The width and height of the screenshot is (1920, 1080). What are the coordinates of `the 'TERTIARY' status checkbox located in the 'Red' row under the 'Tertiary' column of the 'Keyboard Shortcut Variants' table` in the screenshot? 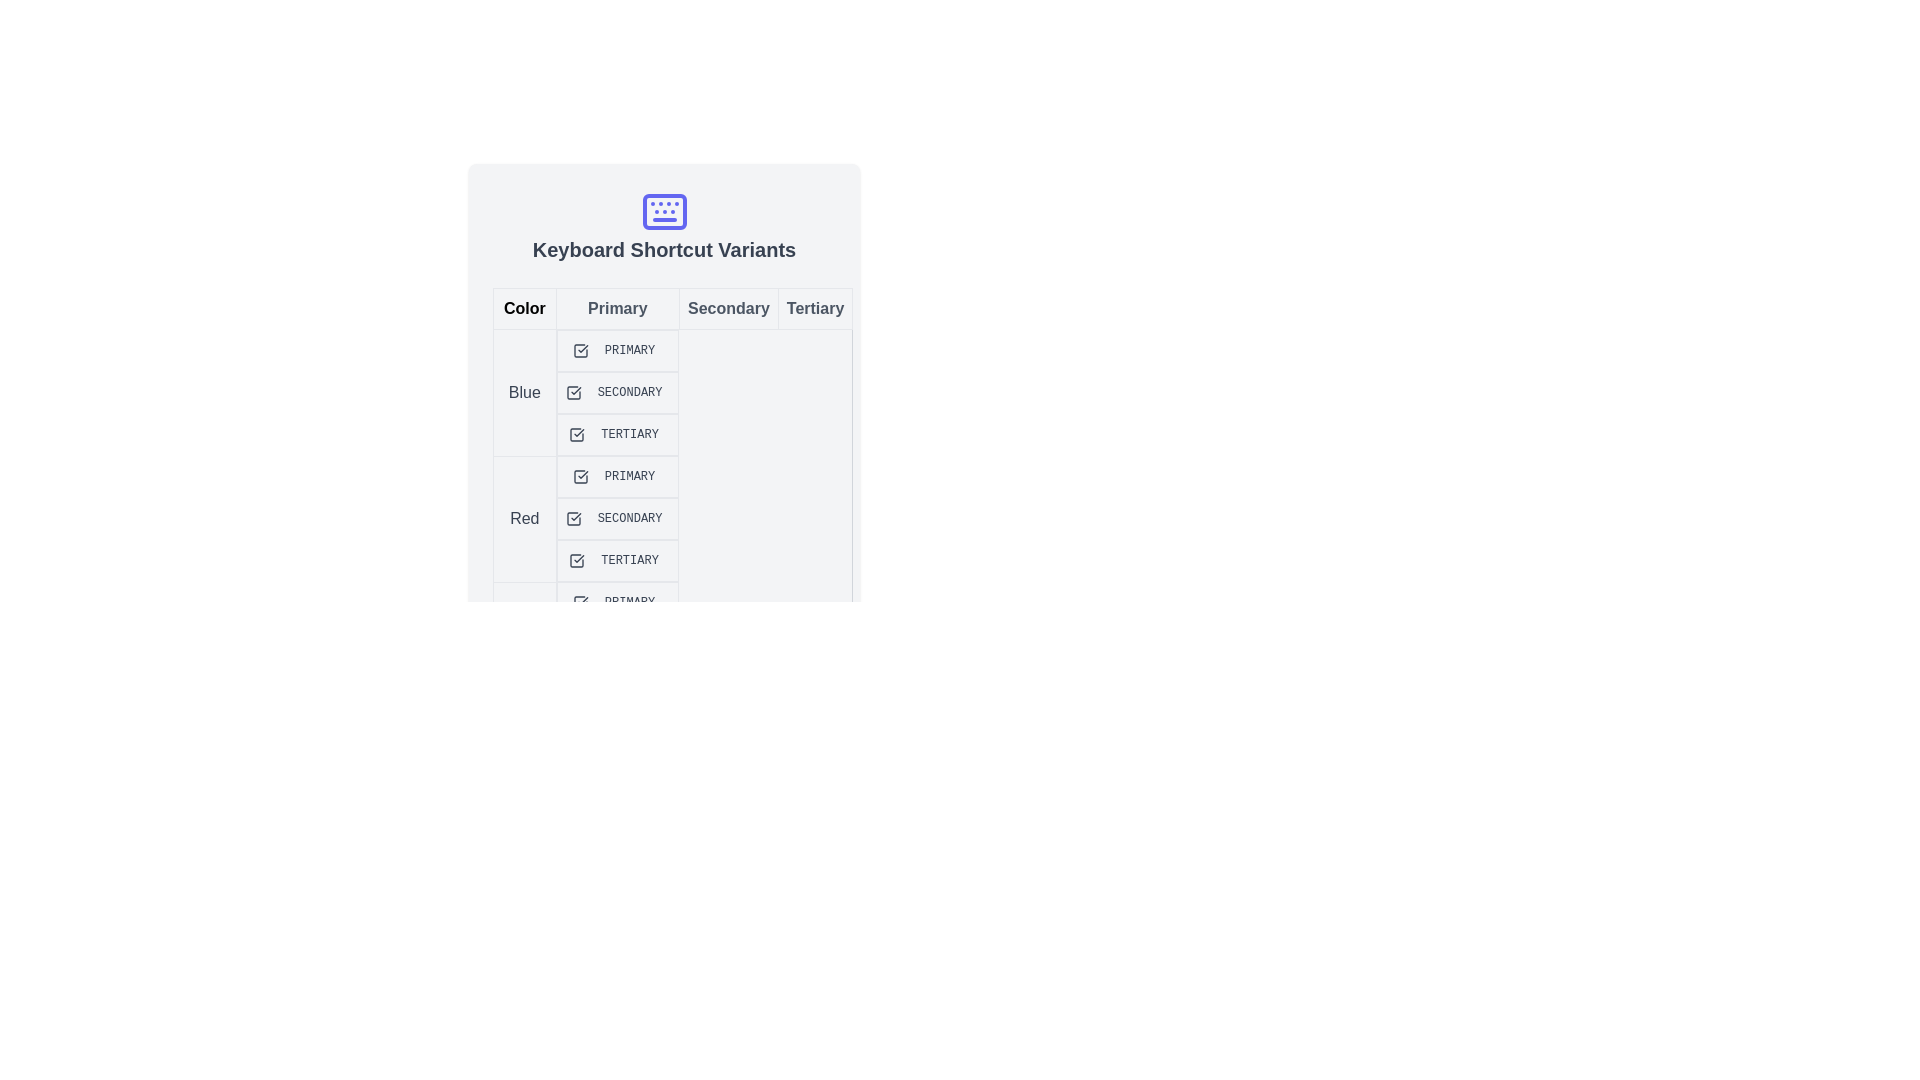 It's located at (617, 560).